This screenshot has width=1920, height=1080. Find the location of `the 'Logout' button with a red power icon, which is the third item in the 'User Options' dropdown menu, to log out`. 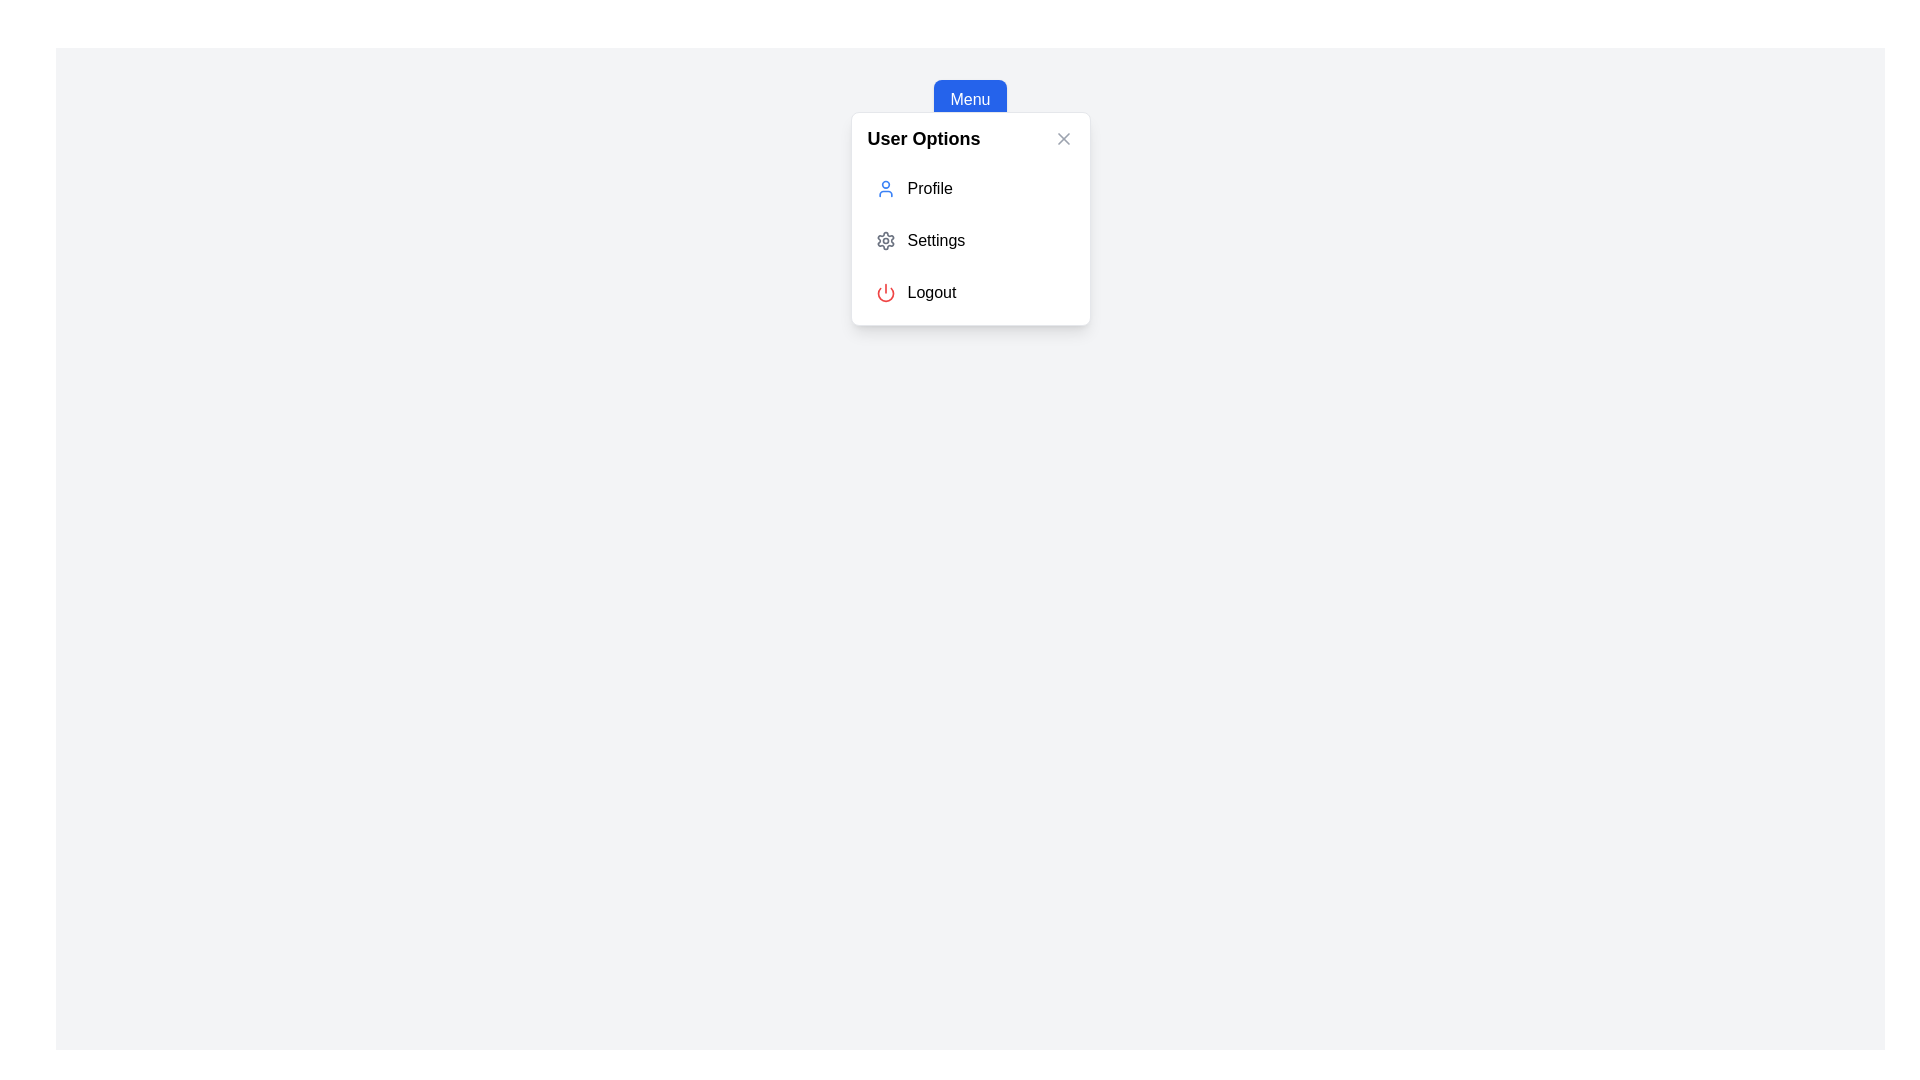

the 'Logout' button with a red power icon, which is the third item in the 'User Options' dropdown menu, to log out is located at coordinates (970, 293).